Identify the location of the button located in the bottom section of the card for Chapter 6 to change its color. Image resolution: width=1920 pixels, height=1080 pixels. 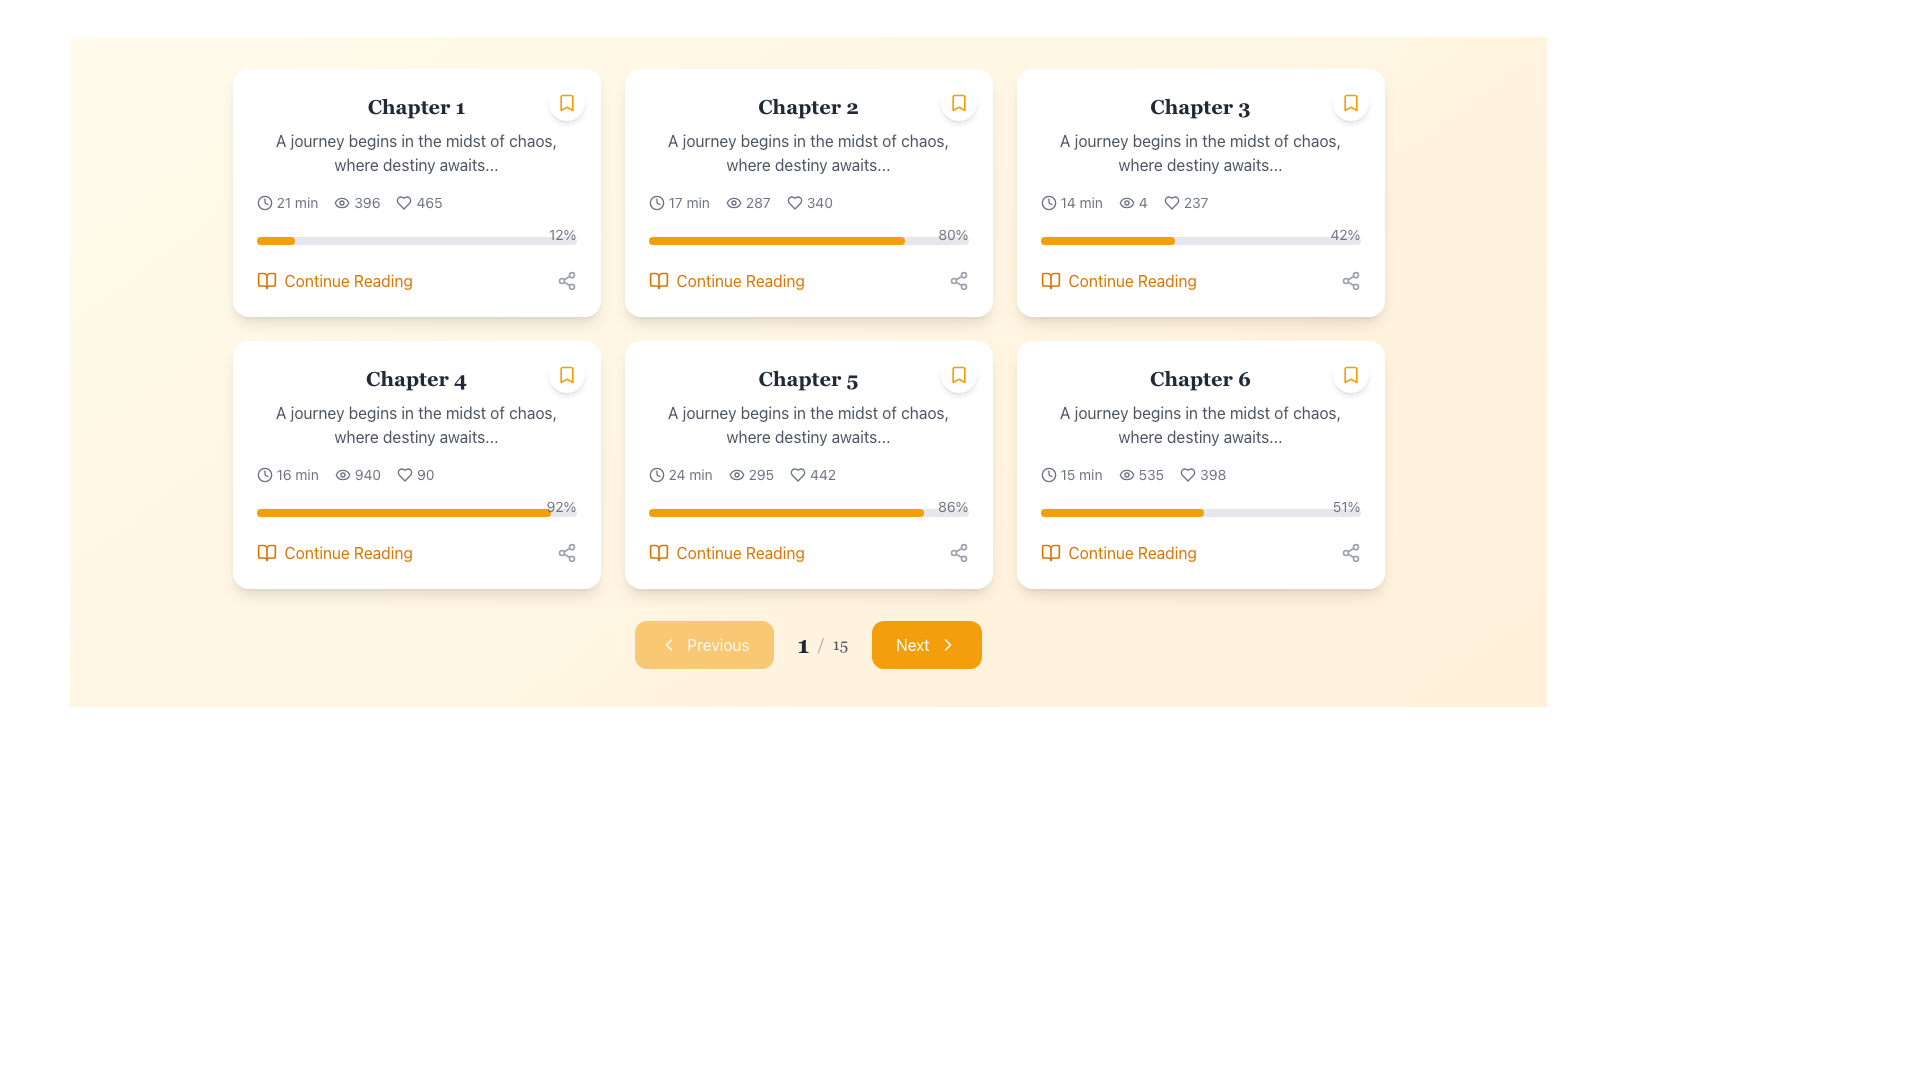
(1117, 552).